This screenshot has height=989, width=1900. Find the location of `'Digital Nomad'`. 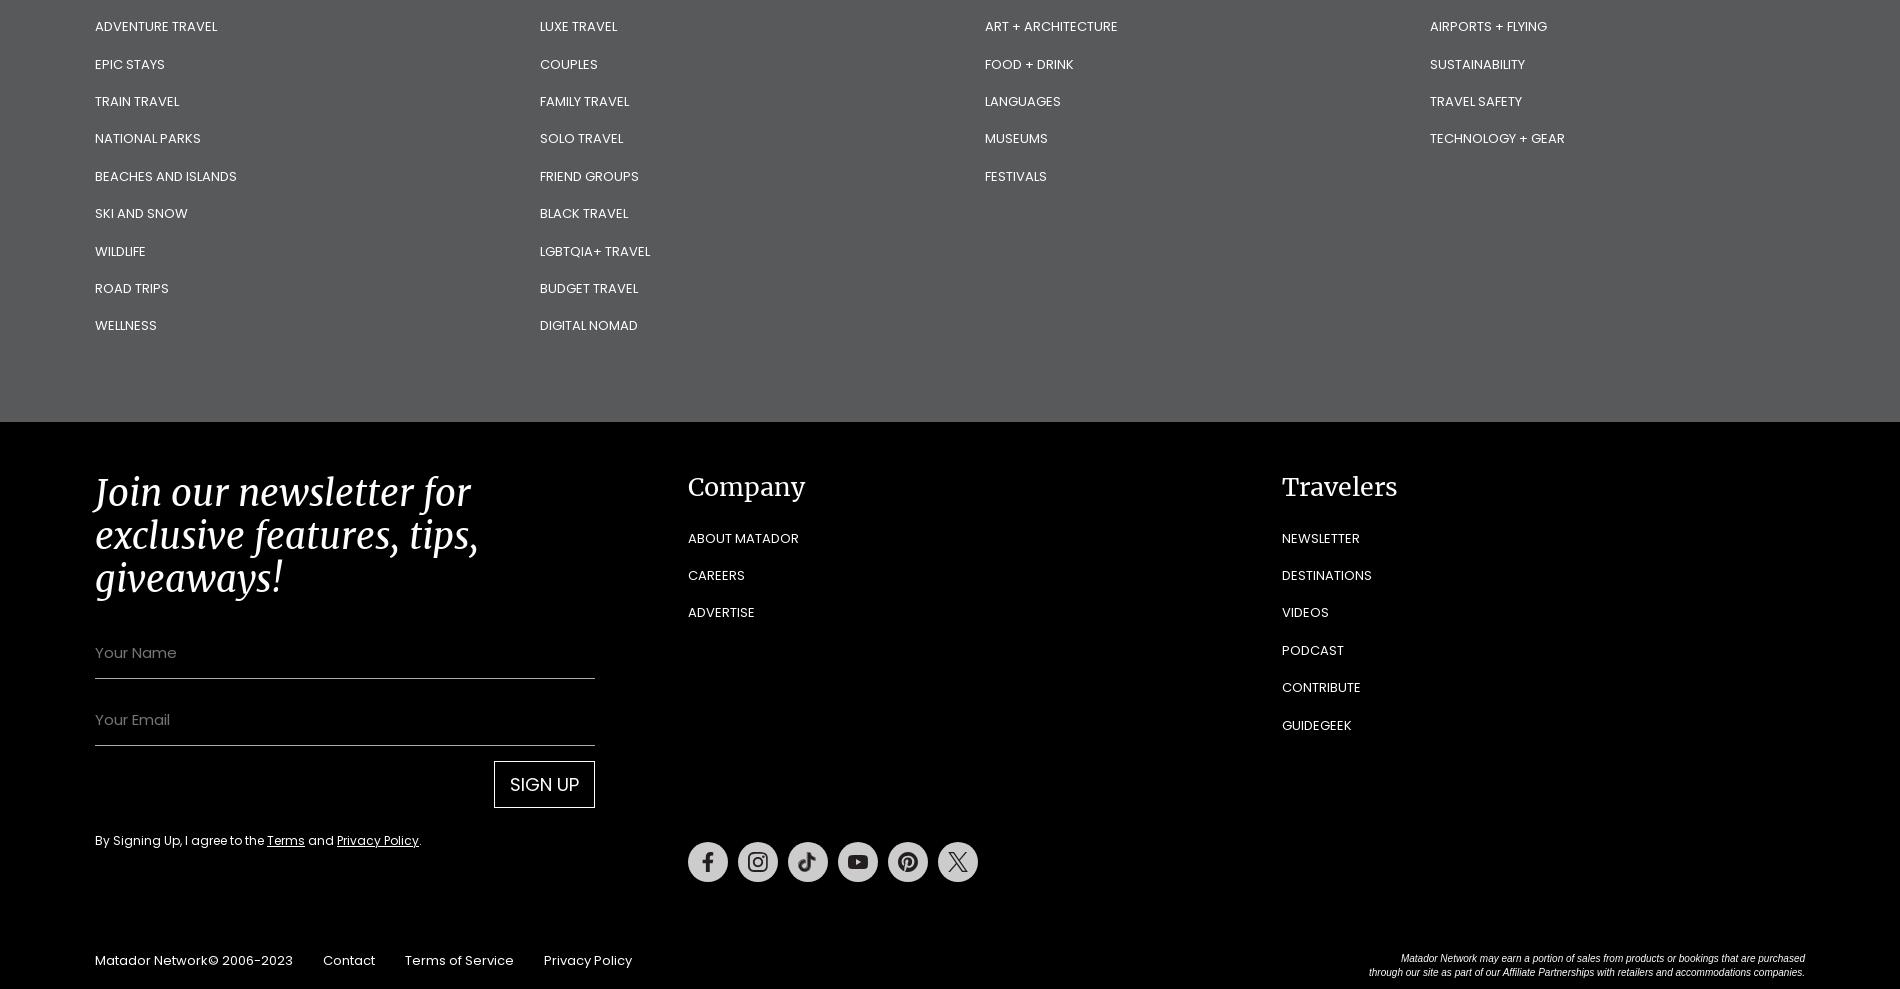

'Digital Nomad' is located at coordinates (589, 325).